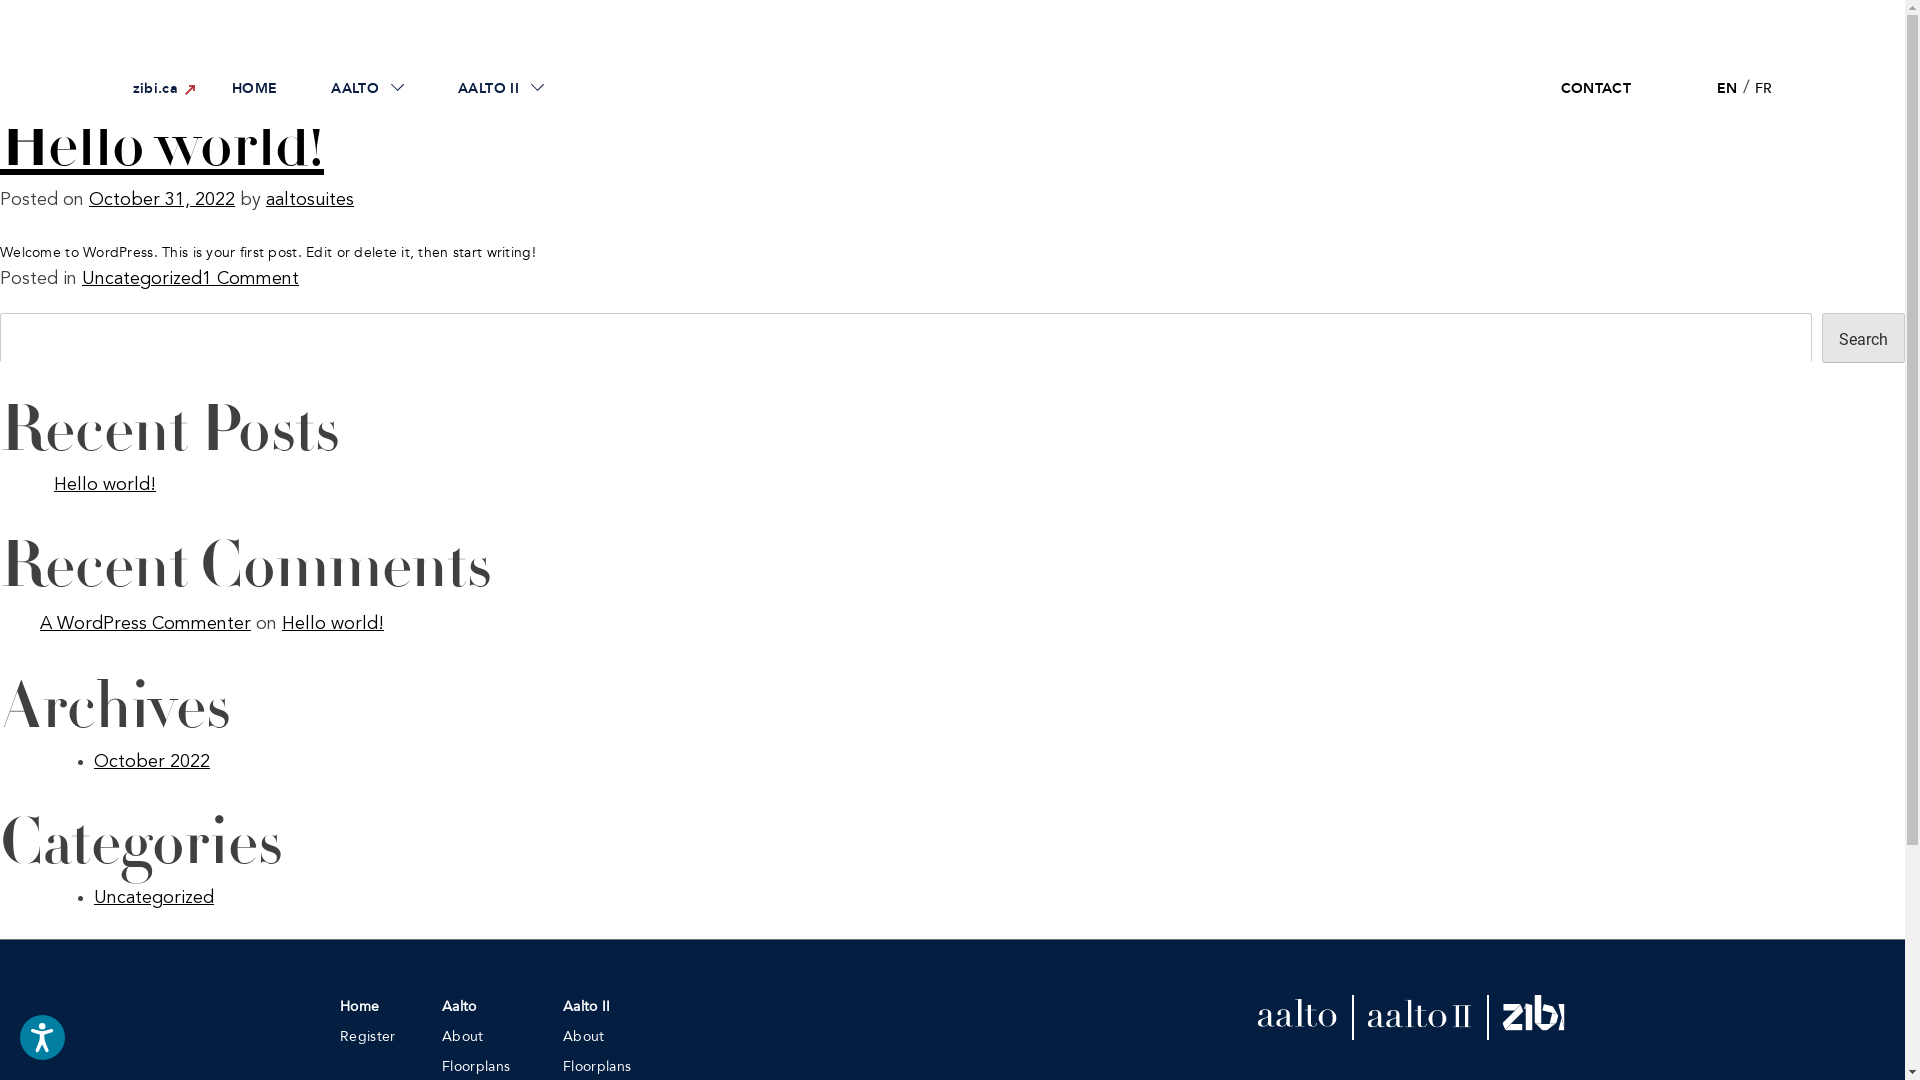 The width and height of the screenshot is (1920, 1080). I want to click on 'EN', so click(1726, 87).